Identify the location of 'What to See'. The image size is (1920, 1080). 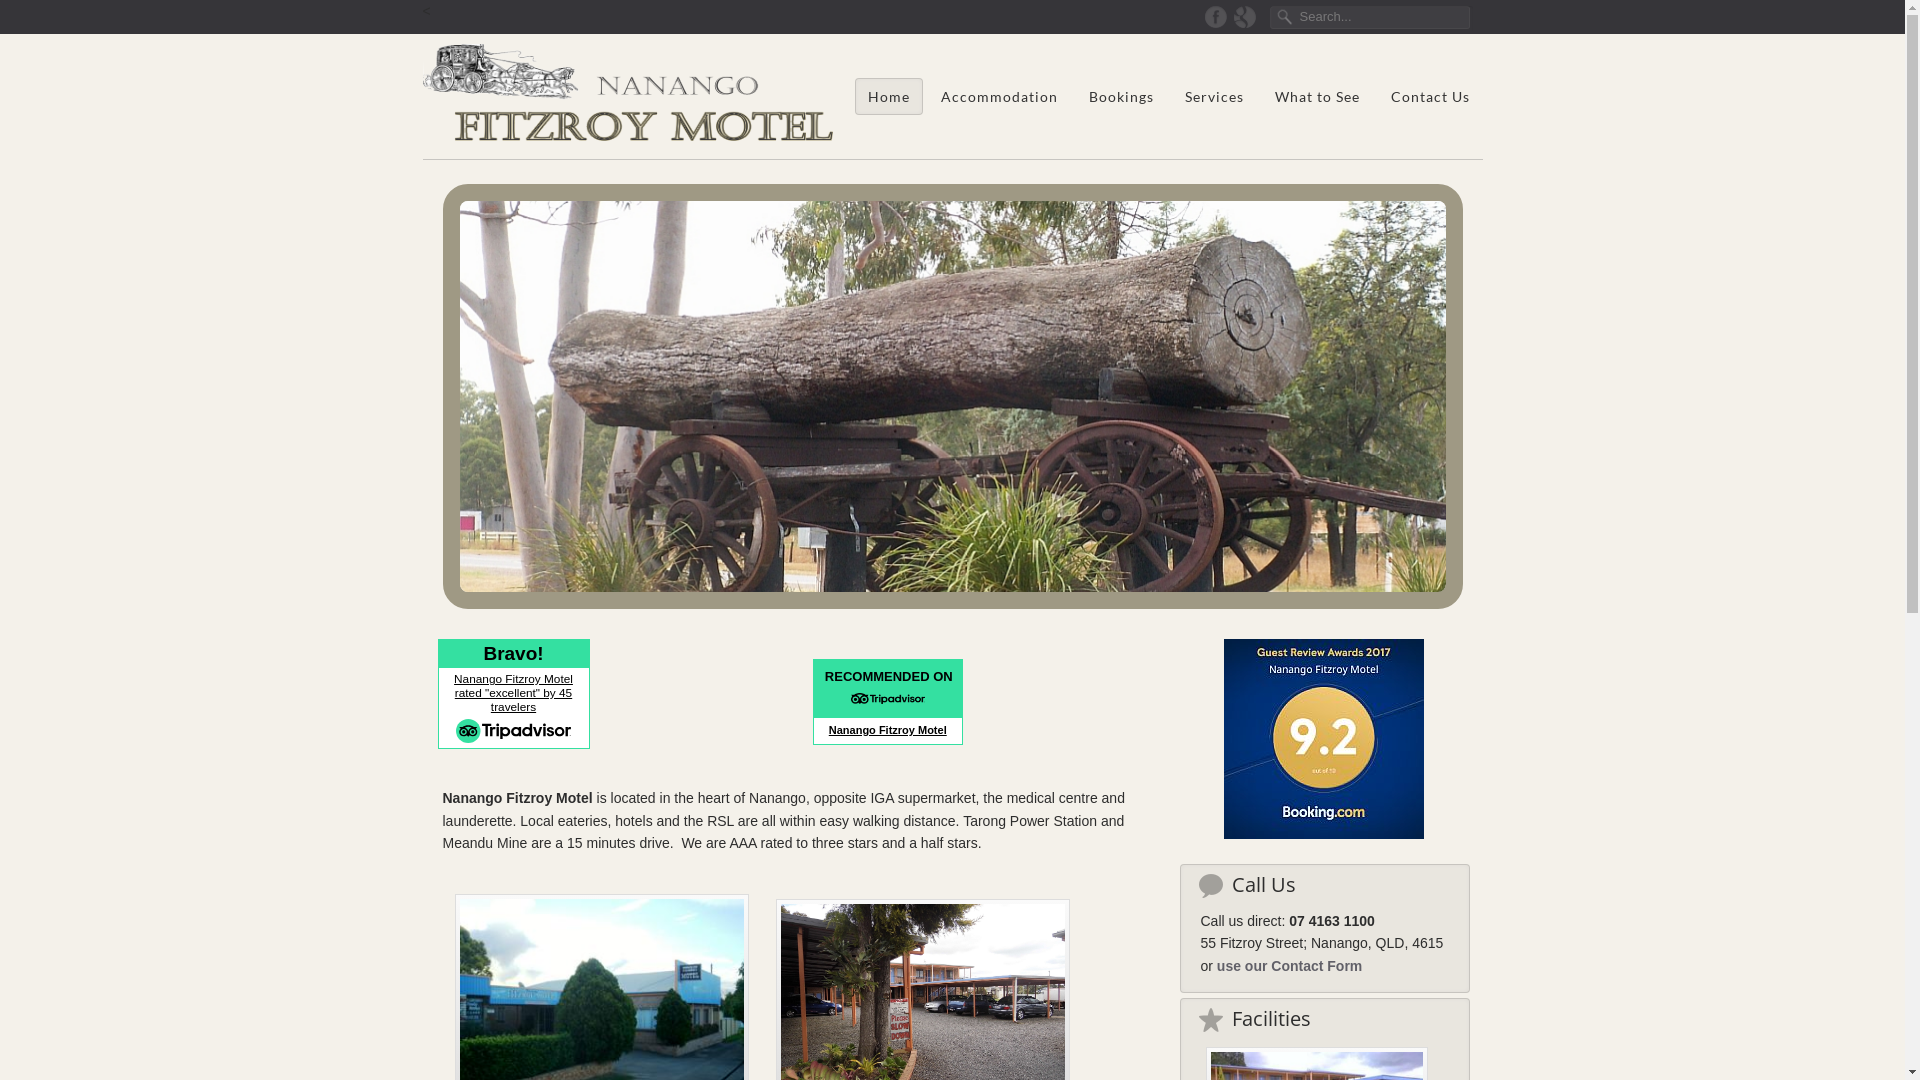
(1261, 96).